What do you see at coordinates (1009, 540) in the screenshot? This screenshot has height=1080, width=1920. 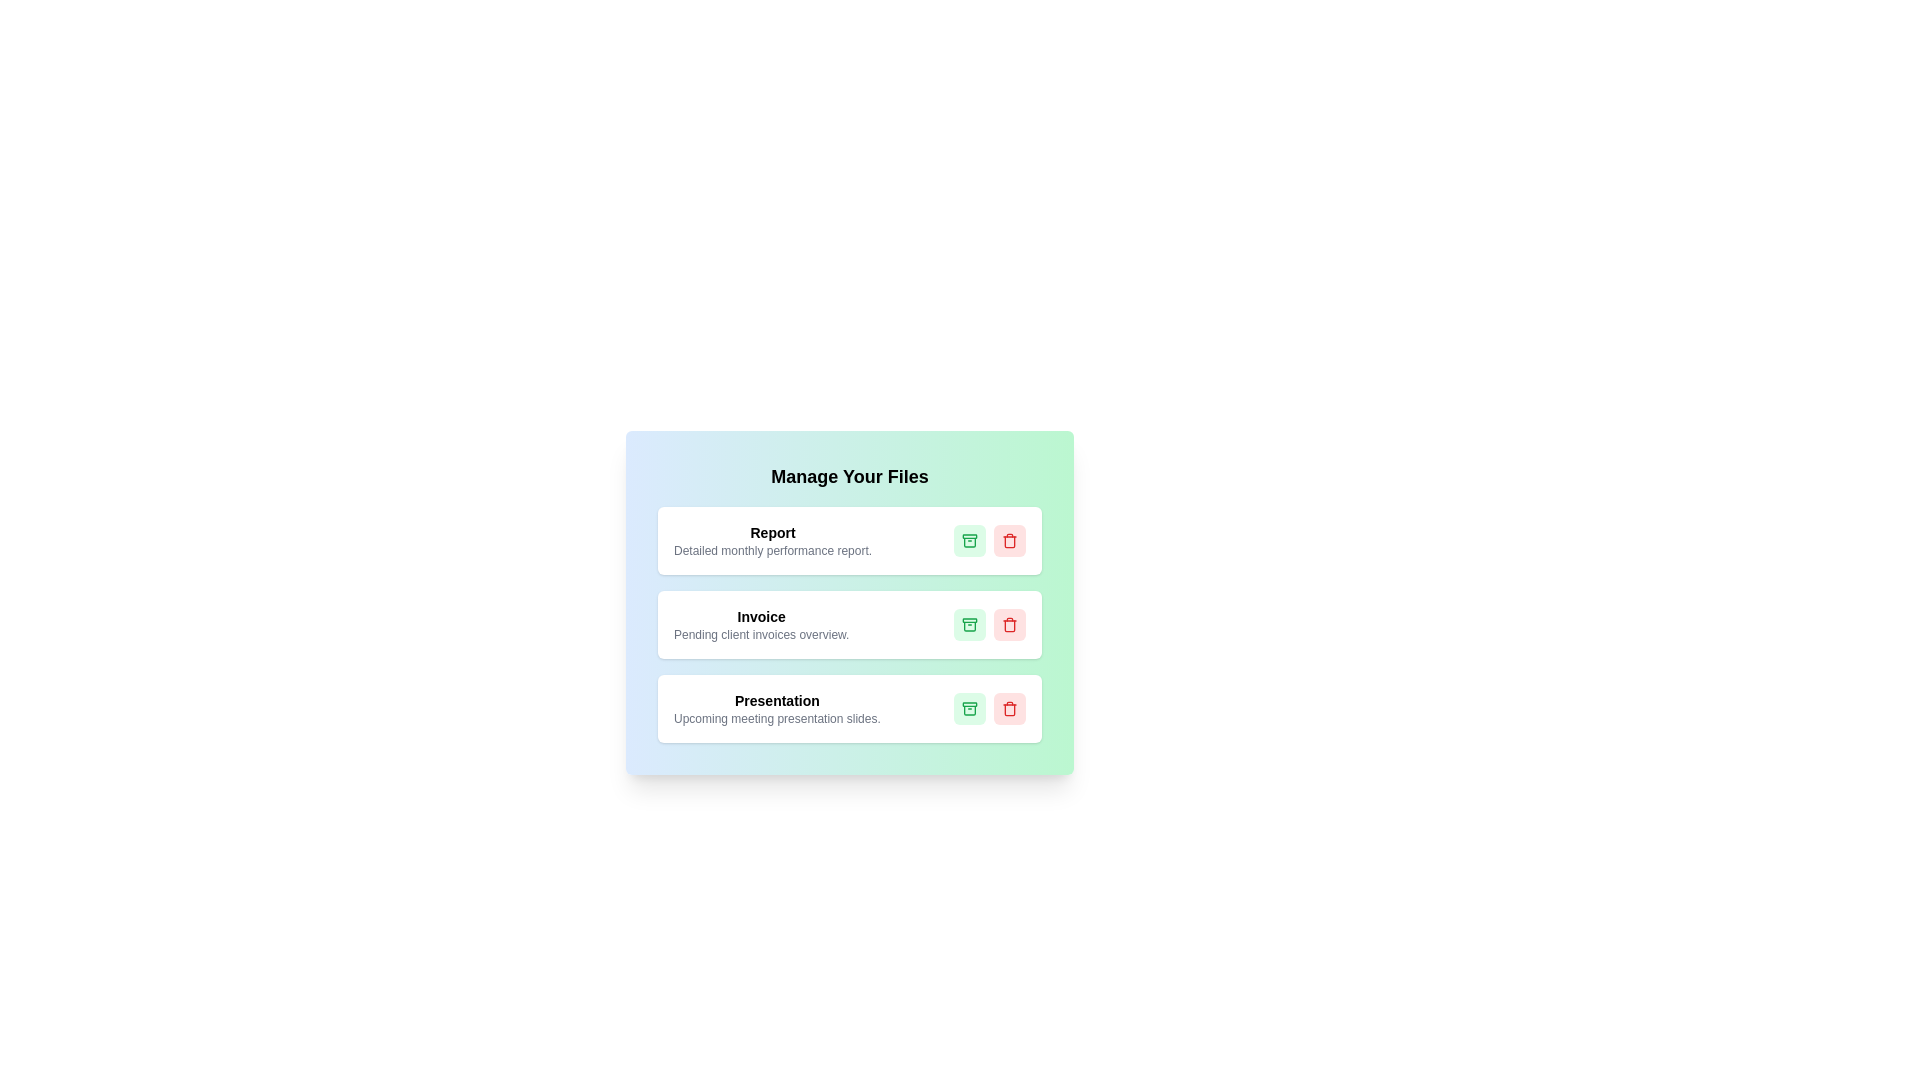 I see `the remove button of the card with title Report` at bounding box center [1009, 540].